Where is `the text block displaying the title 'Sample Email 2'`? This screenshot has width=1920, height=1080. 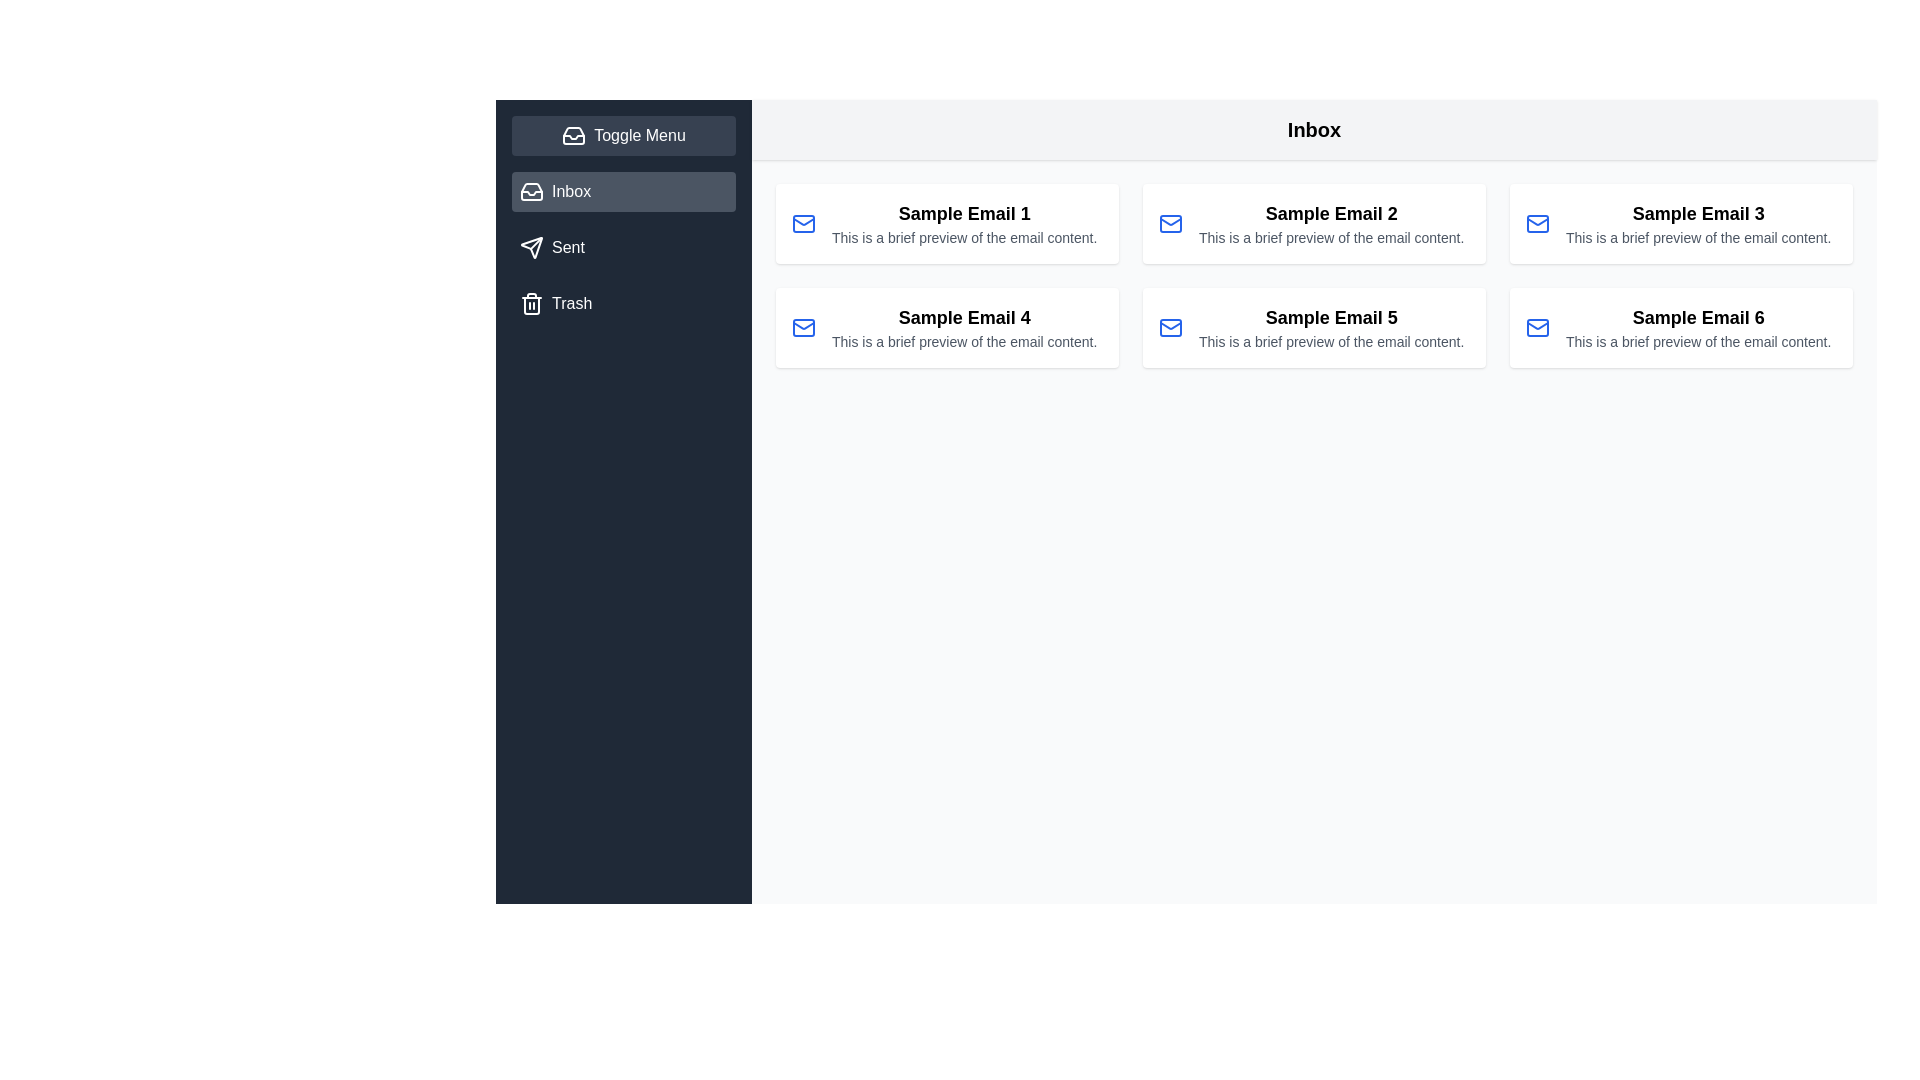 the text block displaying the title 'Sample Email 2' is located at coordinates (1331, 223).